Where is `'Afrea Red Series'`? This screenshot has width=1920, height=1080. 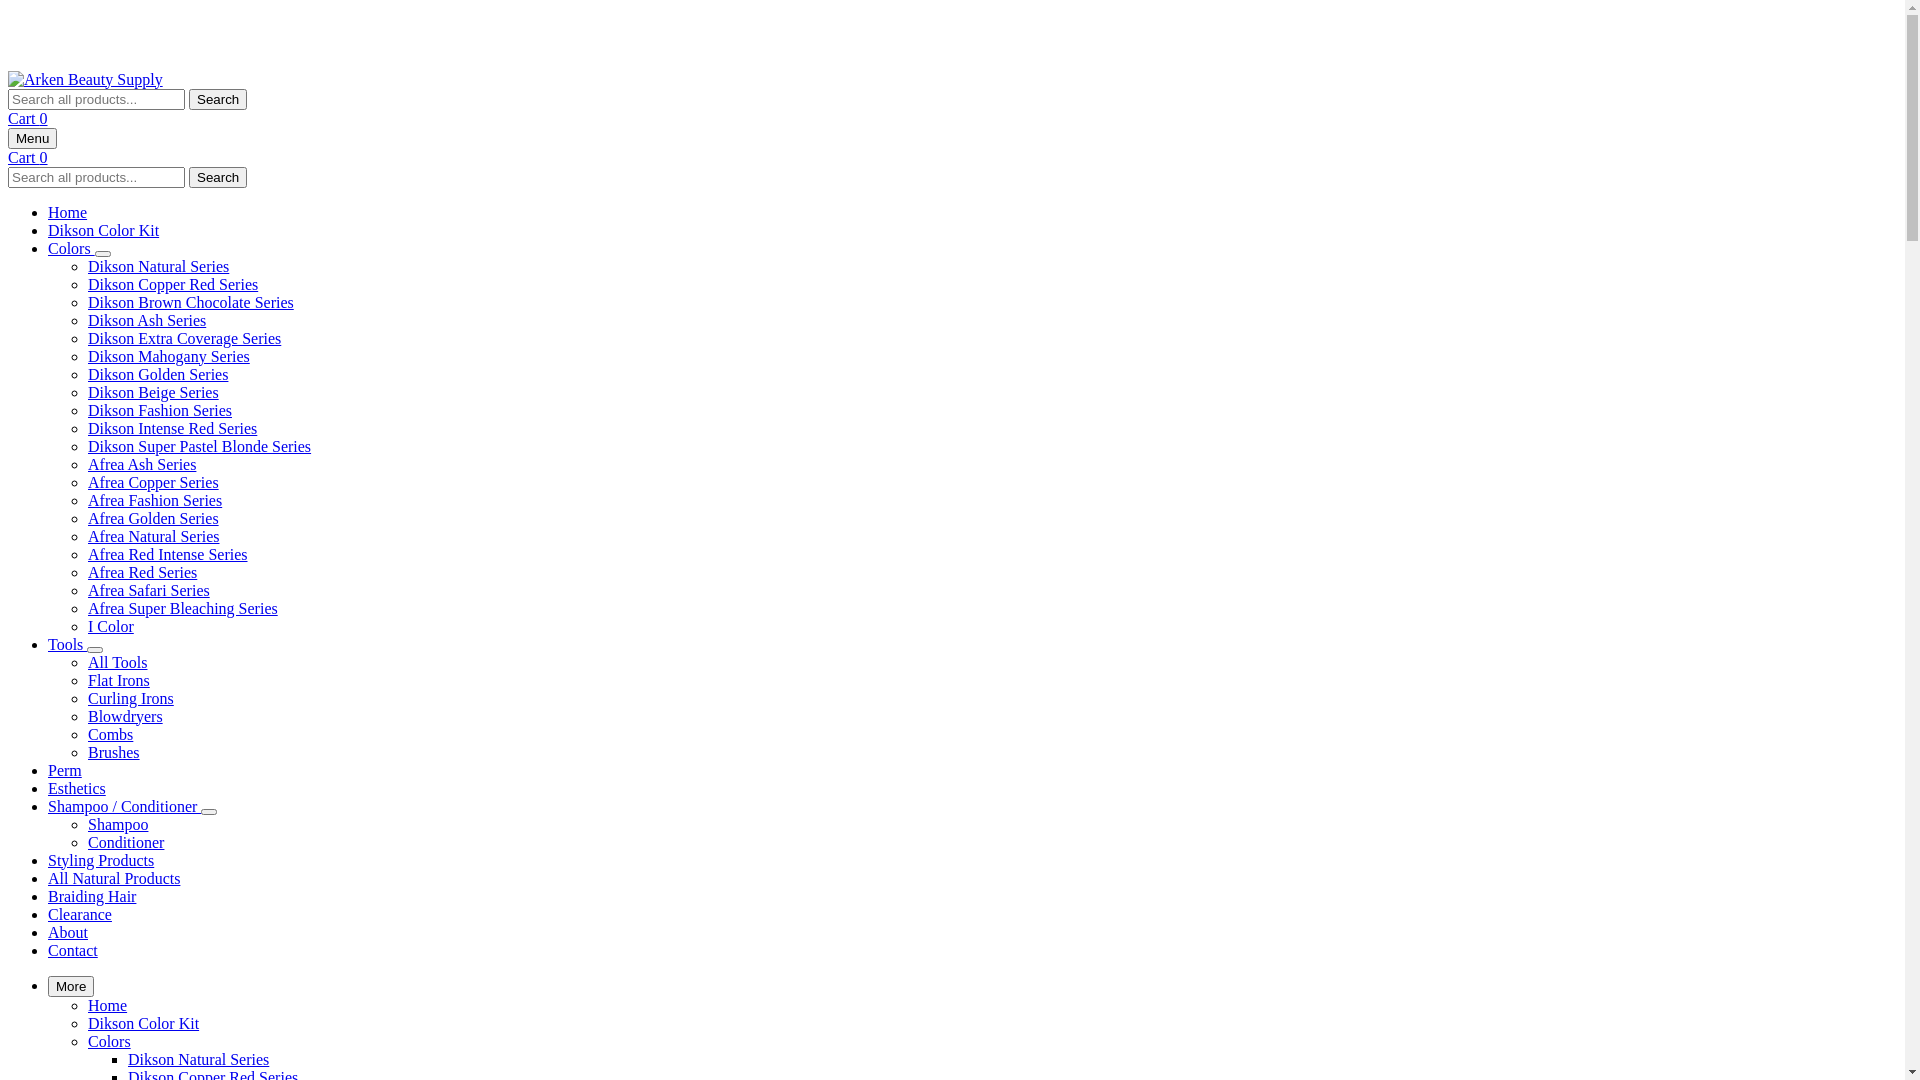 'Afrea Red Series' is located at coordinates (141, 572).